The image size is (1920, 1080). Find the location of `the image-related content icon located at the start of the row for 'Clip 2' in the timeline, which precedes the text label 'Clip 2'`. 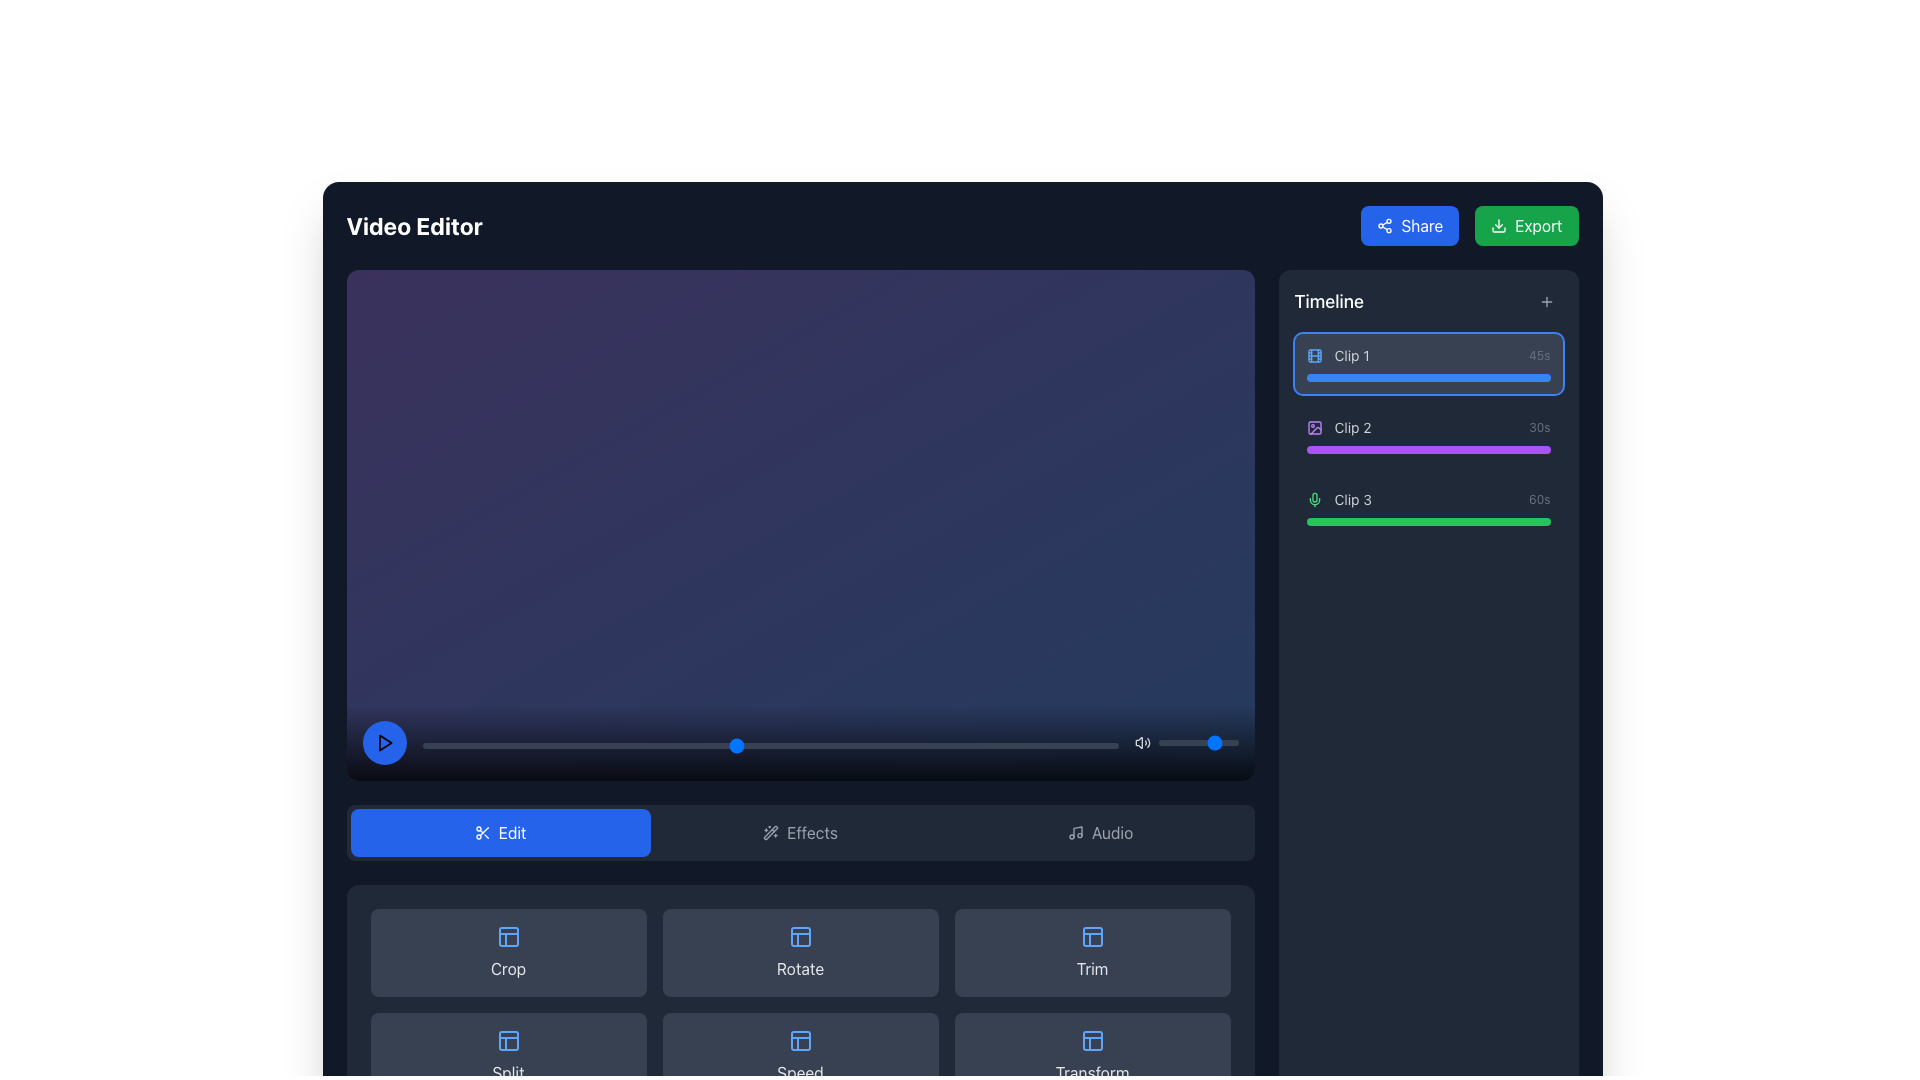

the image-related content icon located at the start of the row for 'Clip 2' in the timeline, which precedes the text label 'Clip 2' is located at coordinates (1314, 427).